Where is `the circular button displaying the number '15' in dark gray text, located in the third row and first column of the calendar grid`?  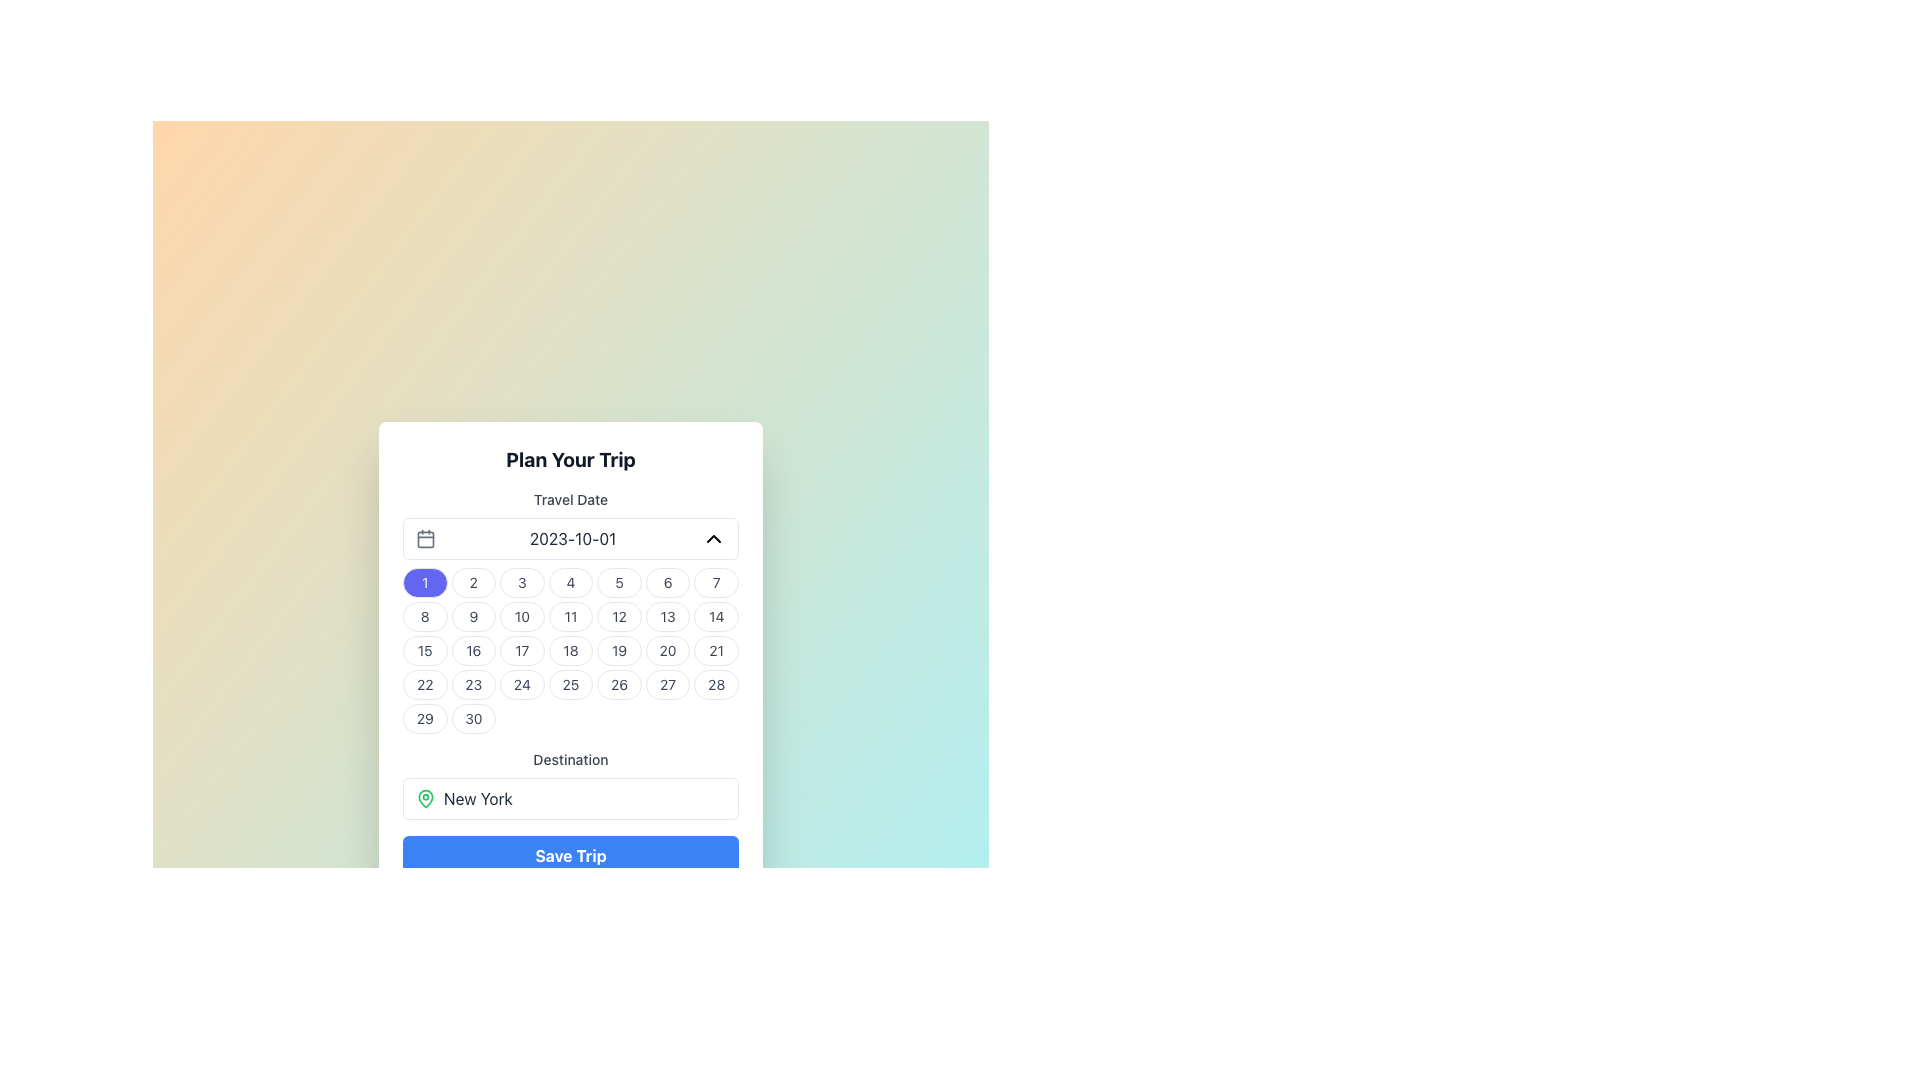 the circular button displaying the number '15' in dark gray text, located in the third row and first column of the calendar grid is located at coordinates (424, 651).